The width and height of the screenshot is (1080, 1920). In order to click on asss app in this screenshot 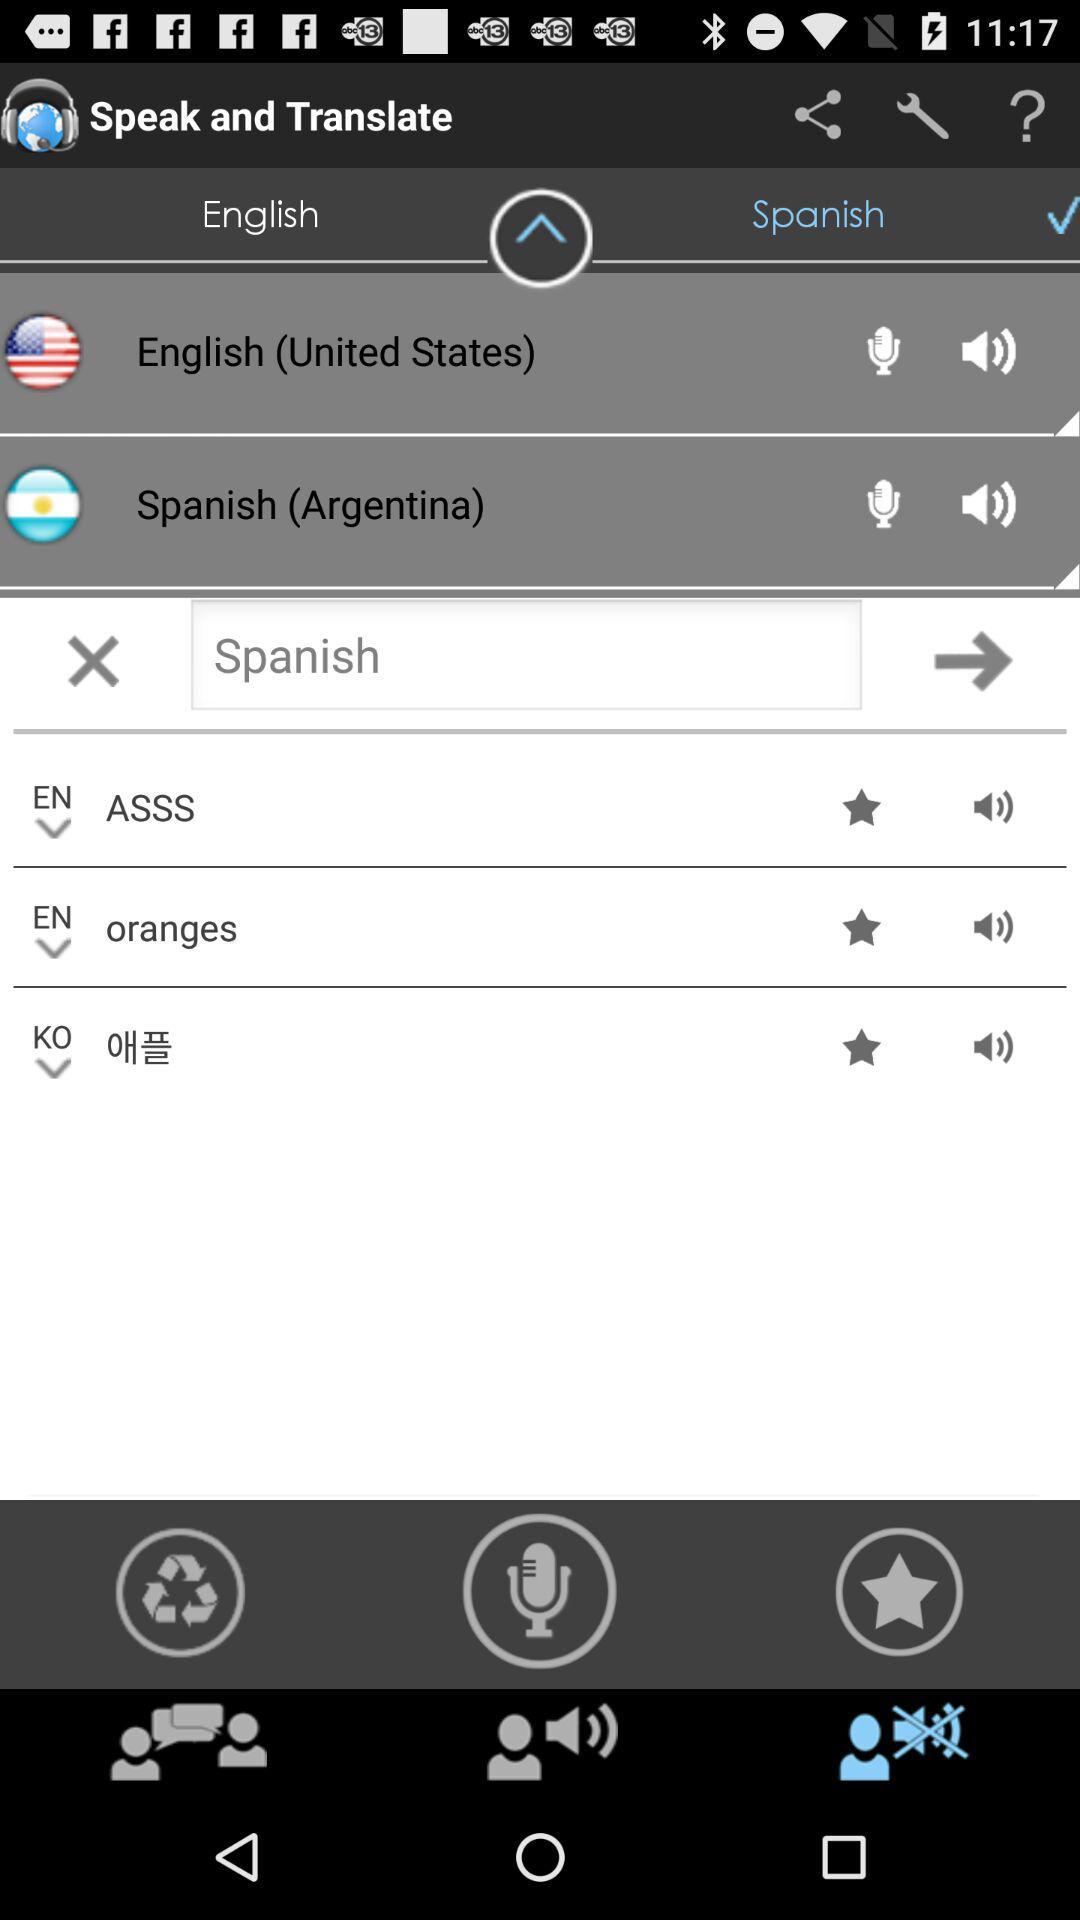, I will do `click(446, 806)`.